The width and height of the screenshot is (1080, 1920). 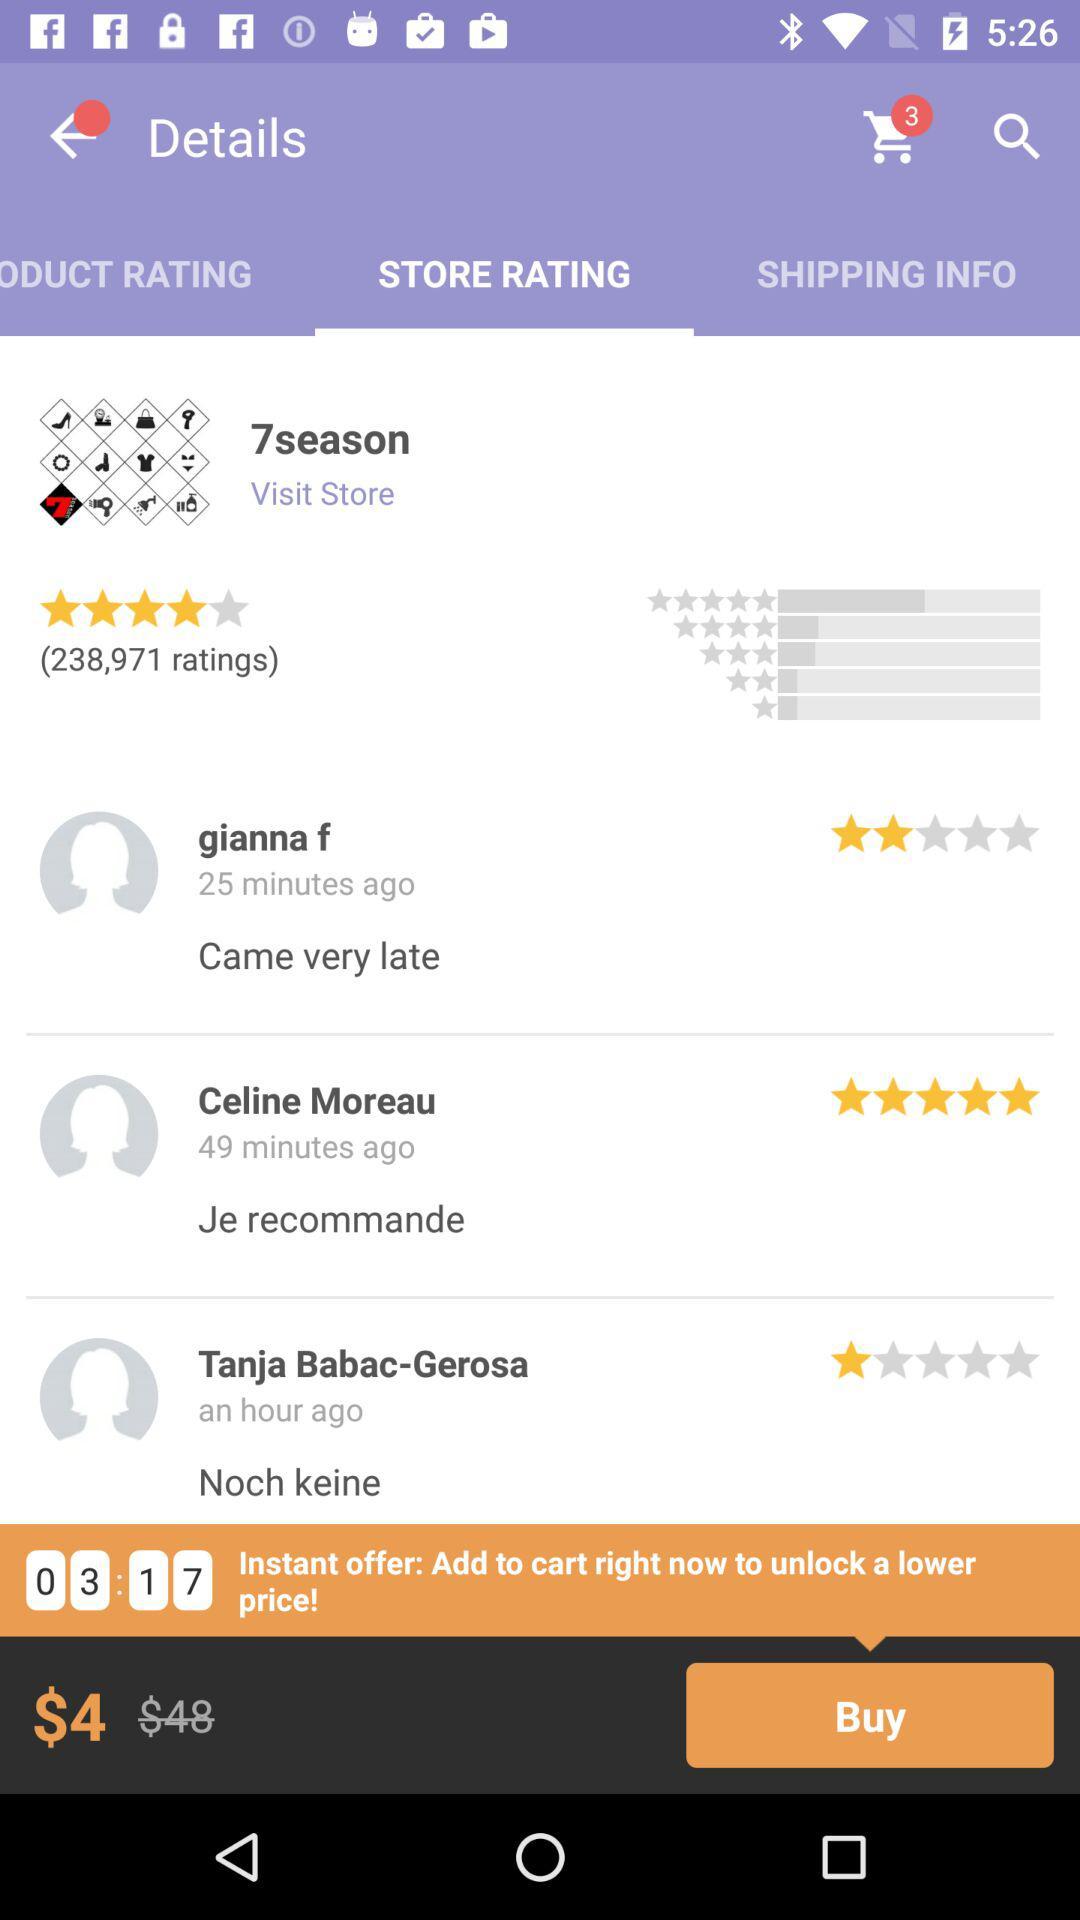 What do you see at coordinates (72, 135) in the screenshot?
I see `the icon next to the details item` at bounding box center [72, 135].